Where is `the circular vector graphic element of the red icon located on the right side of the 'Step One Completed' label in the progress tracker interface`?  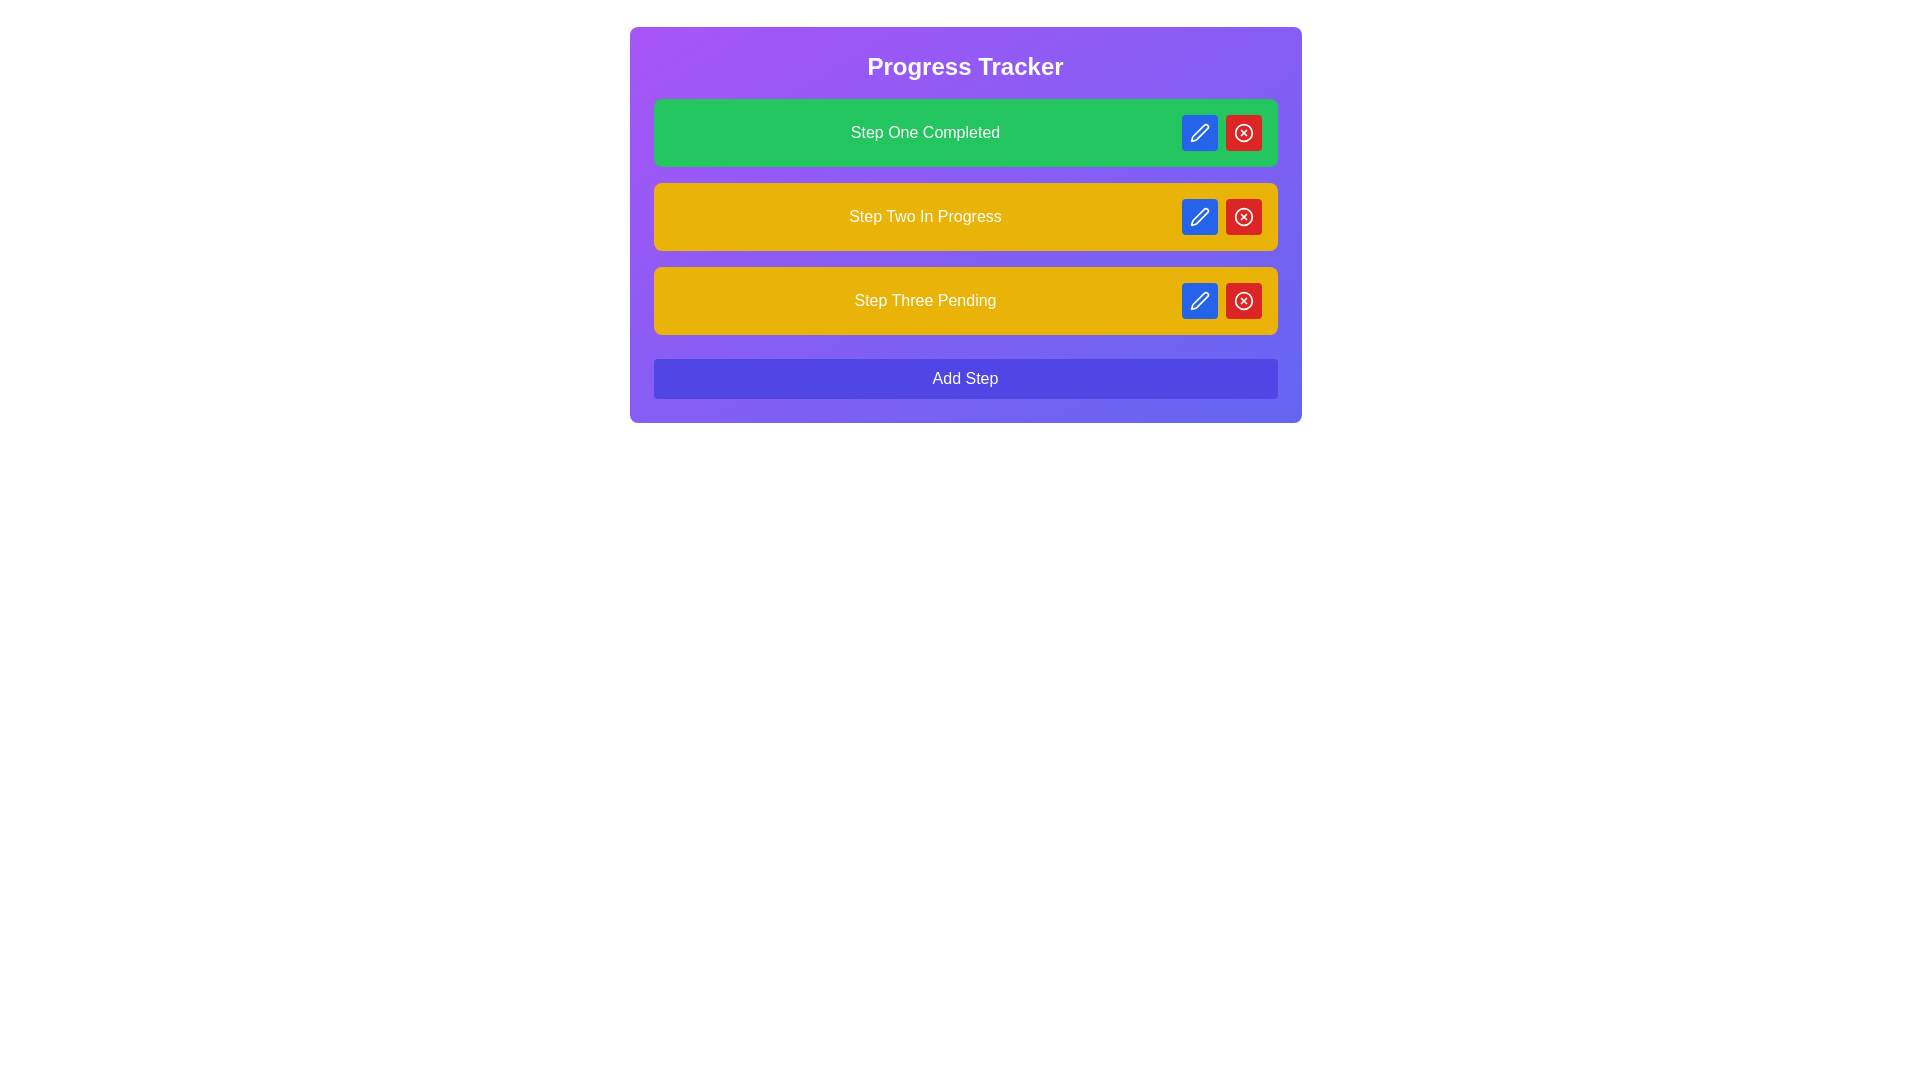 the circular vector graphic element of the red icon located on the right side of the 'Step One Completed' label in the progress tracker interface is located at coordinates (1242, 132).